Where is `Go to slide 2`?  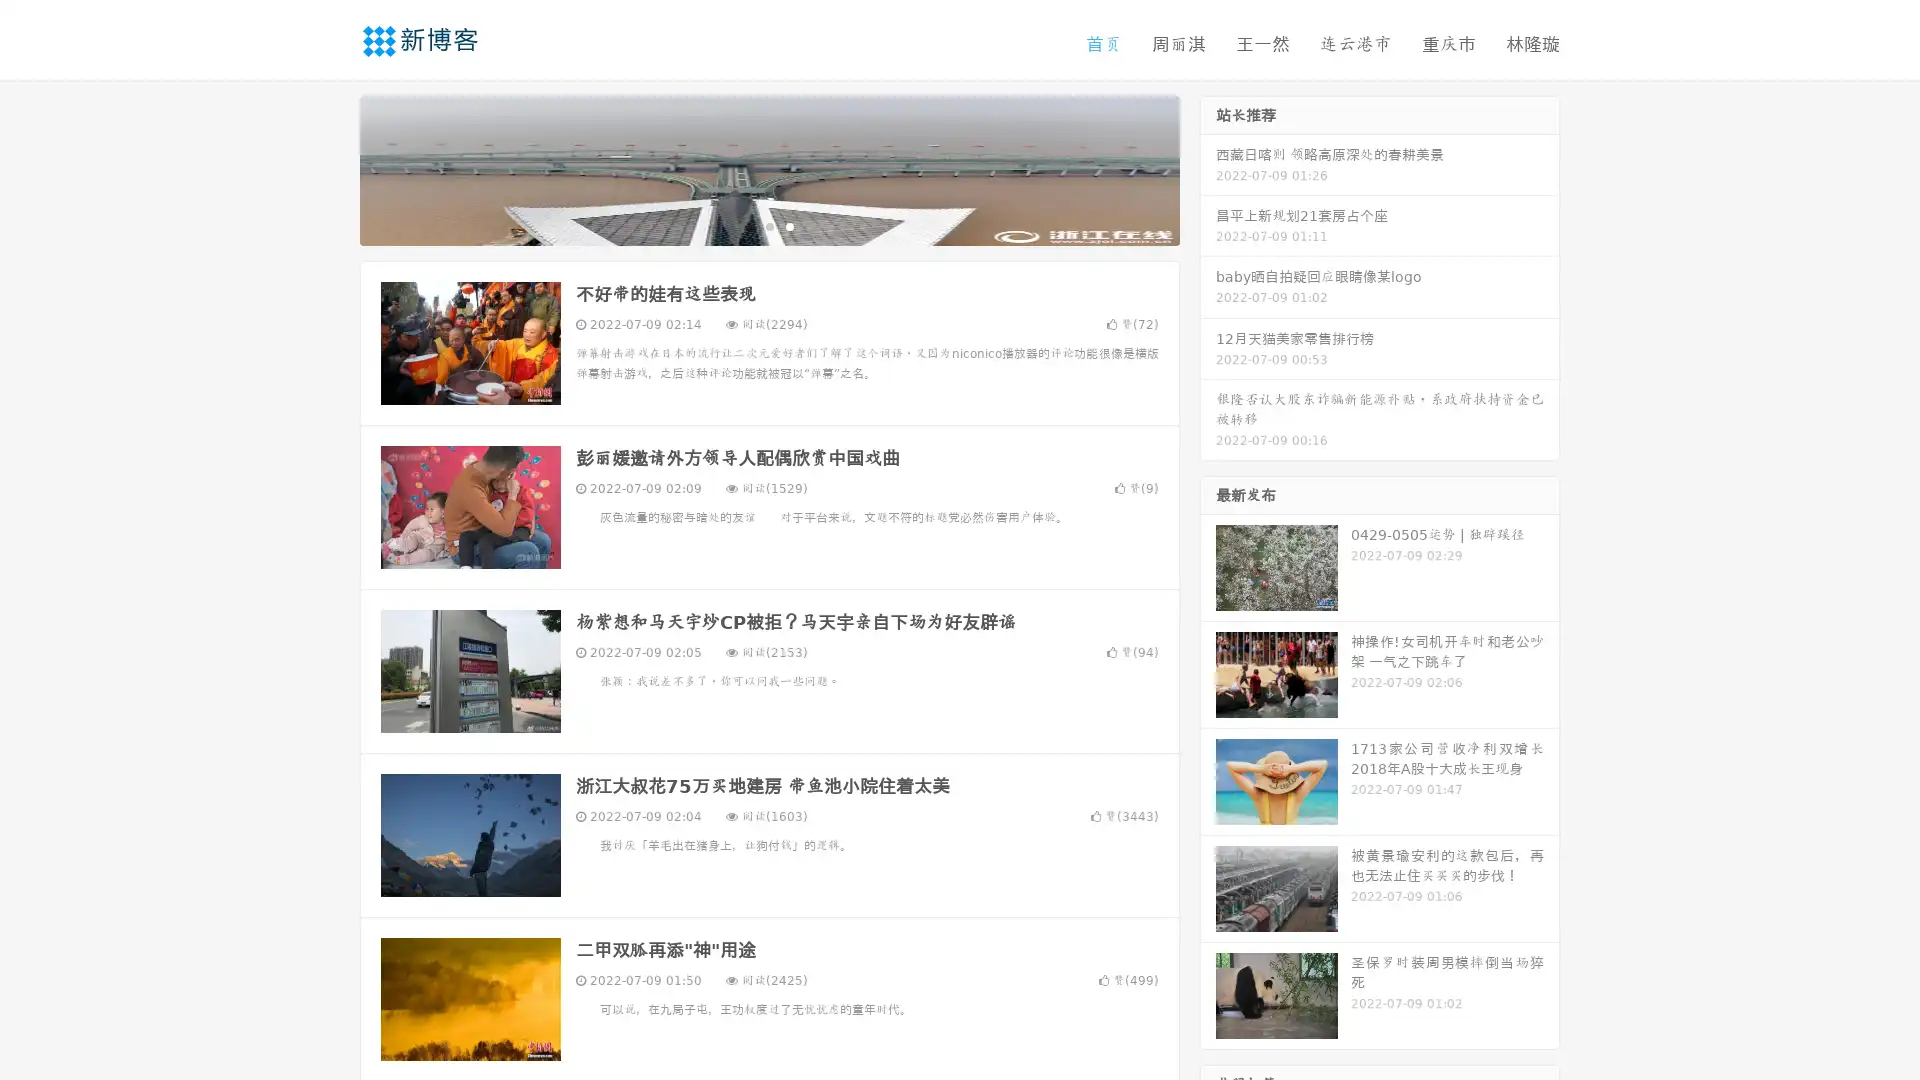
Go to slide 2 is located at coordinates (768, 225).